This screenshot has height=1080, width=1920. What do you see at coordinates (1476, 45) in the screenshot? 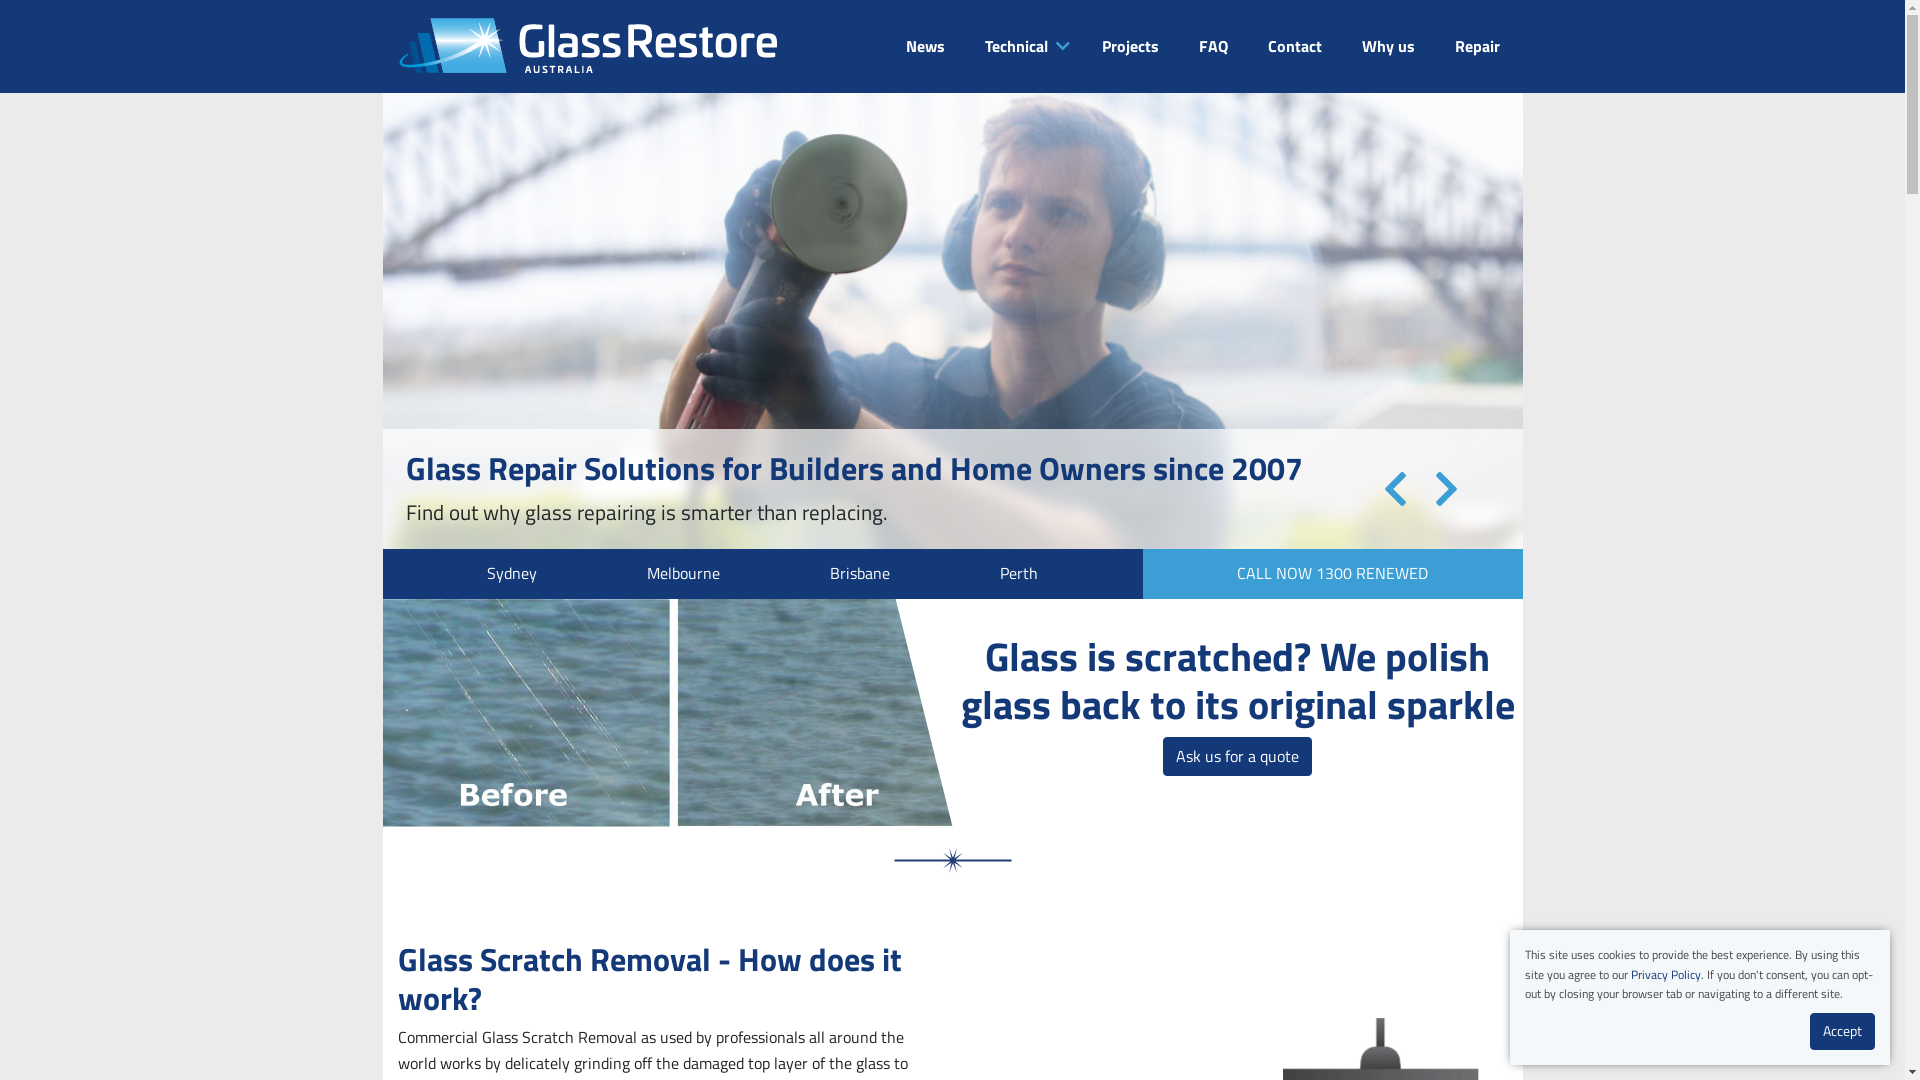
I see `'Repair'` at bounding box center [1476, 45].